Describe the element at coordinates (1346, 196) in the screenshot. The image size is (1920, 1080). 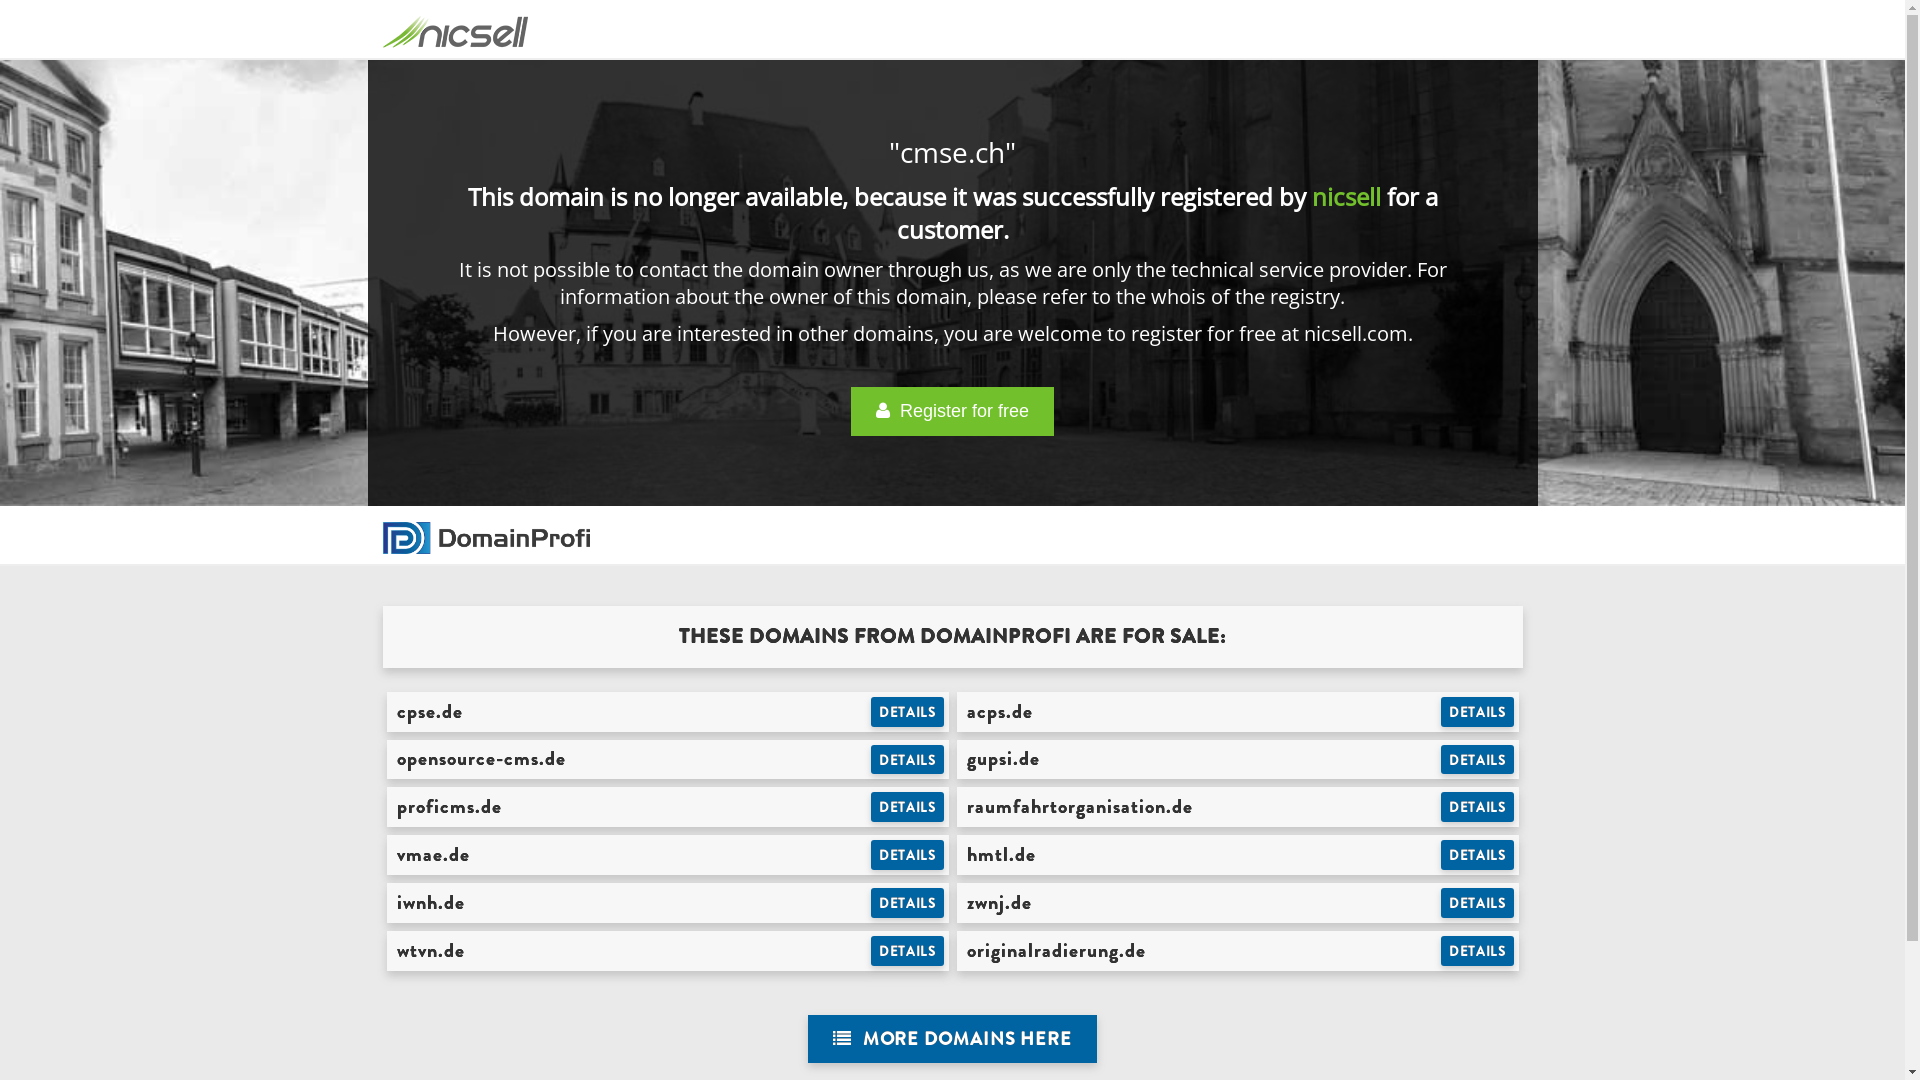
I see `'nicsell'` at that location.